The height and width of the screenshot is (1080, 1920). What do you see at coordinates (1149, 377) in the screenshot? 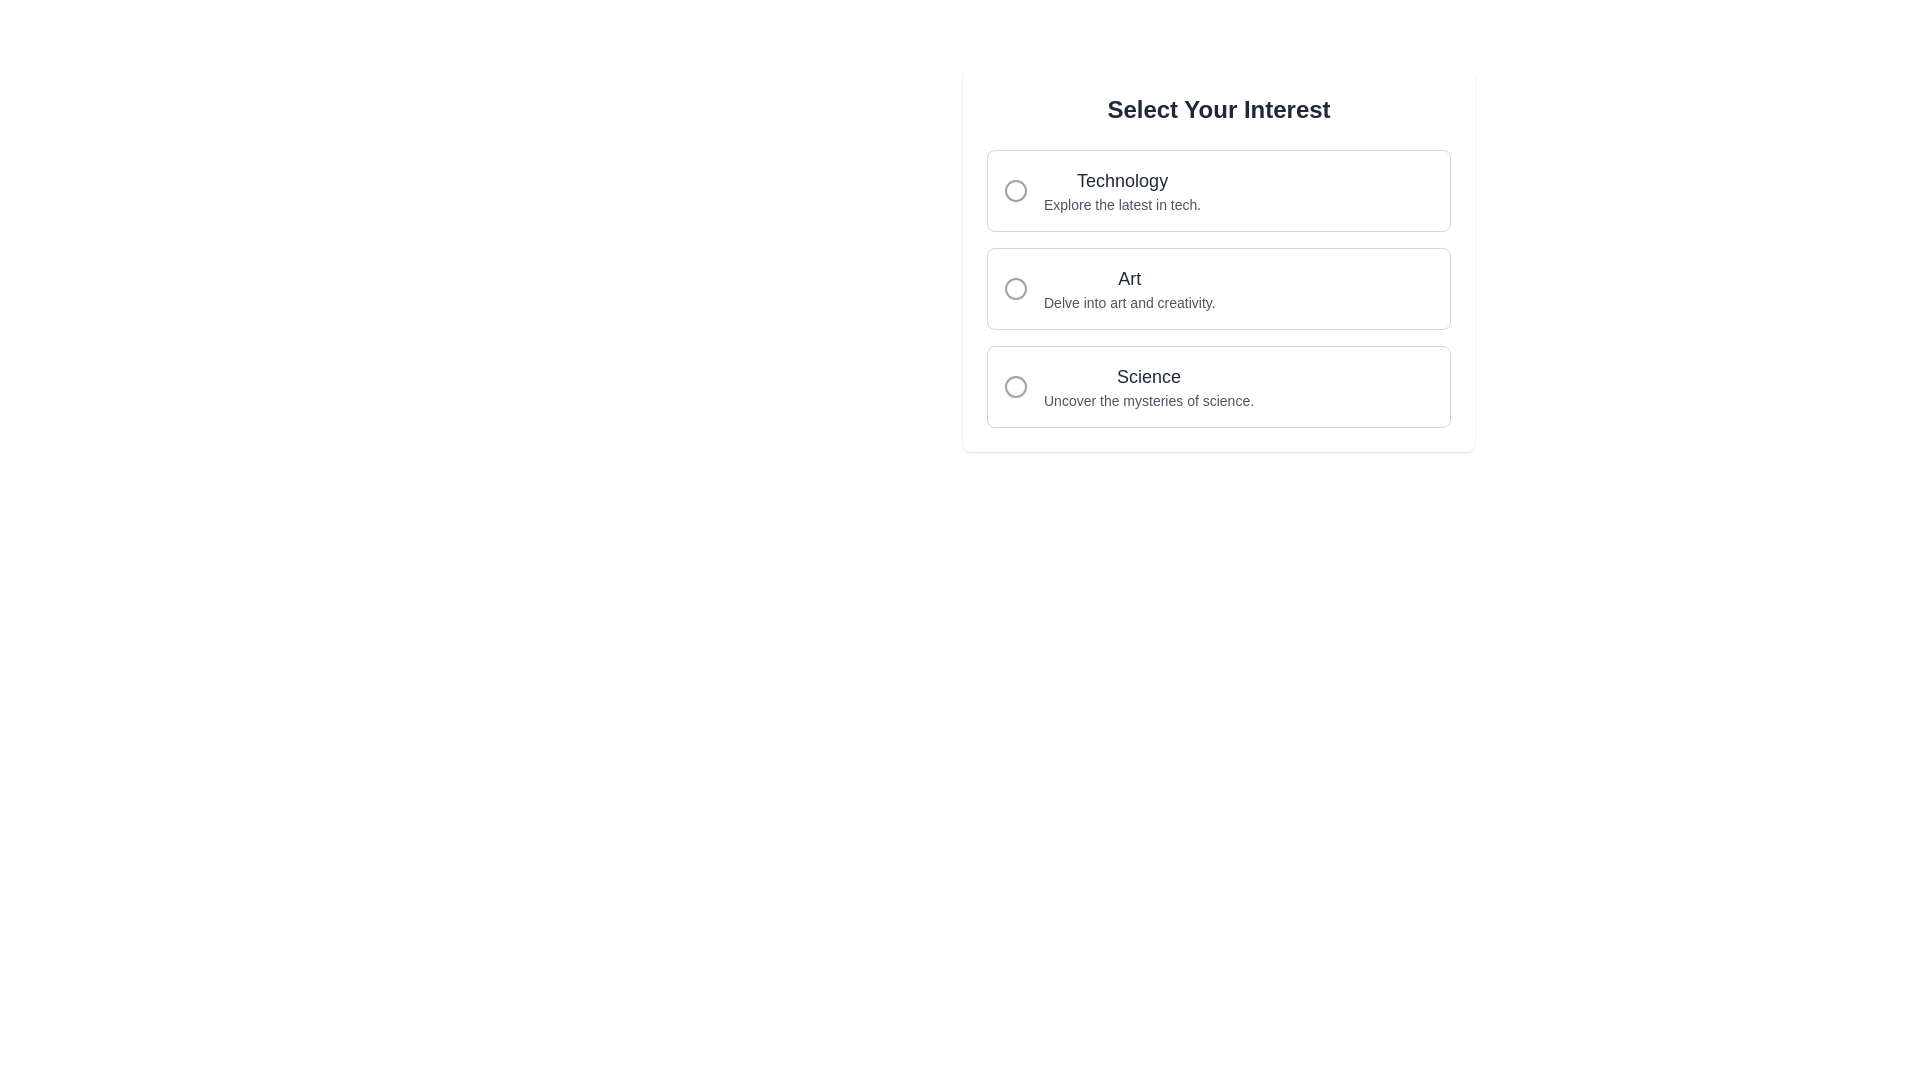
I see `the title label for the third selectable category in the 'Select Your Interest' section, which is positioned above the text 'Uncover the mysteries of science.'` at bounding box center [1149, 377].